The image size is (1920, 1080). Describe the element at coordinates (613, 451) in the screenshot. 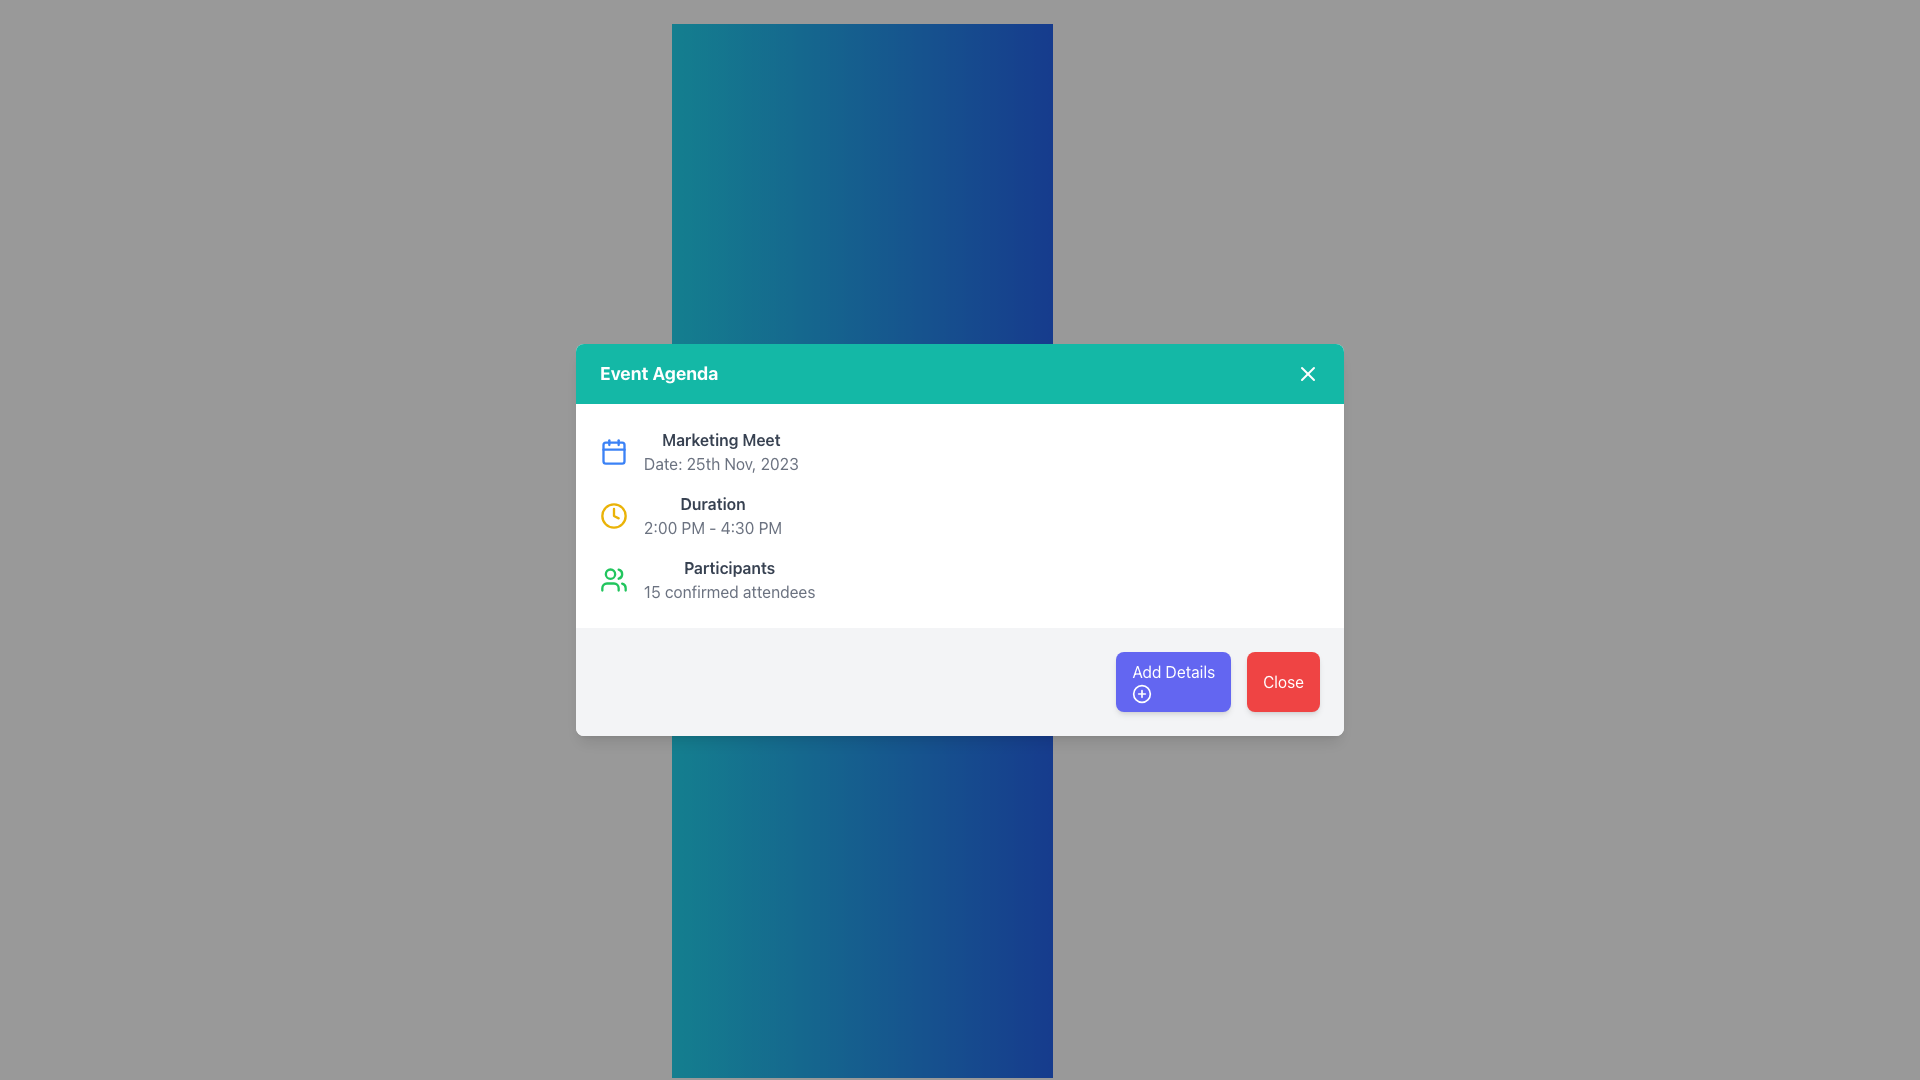

I see `the vibrant blue calendar icon located at the top-left corner of the content block for the 'Marketing Meet' entry, which precedes the title 'Marketing Meet'` at that location.